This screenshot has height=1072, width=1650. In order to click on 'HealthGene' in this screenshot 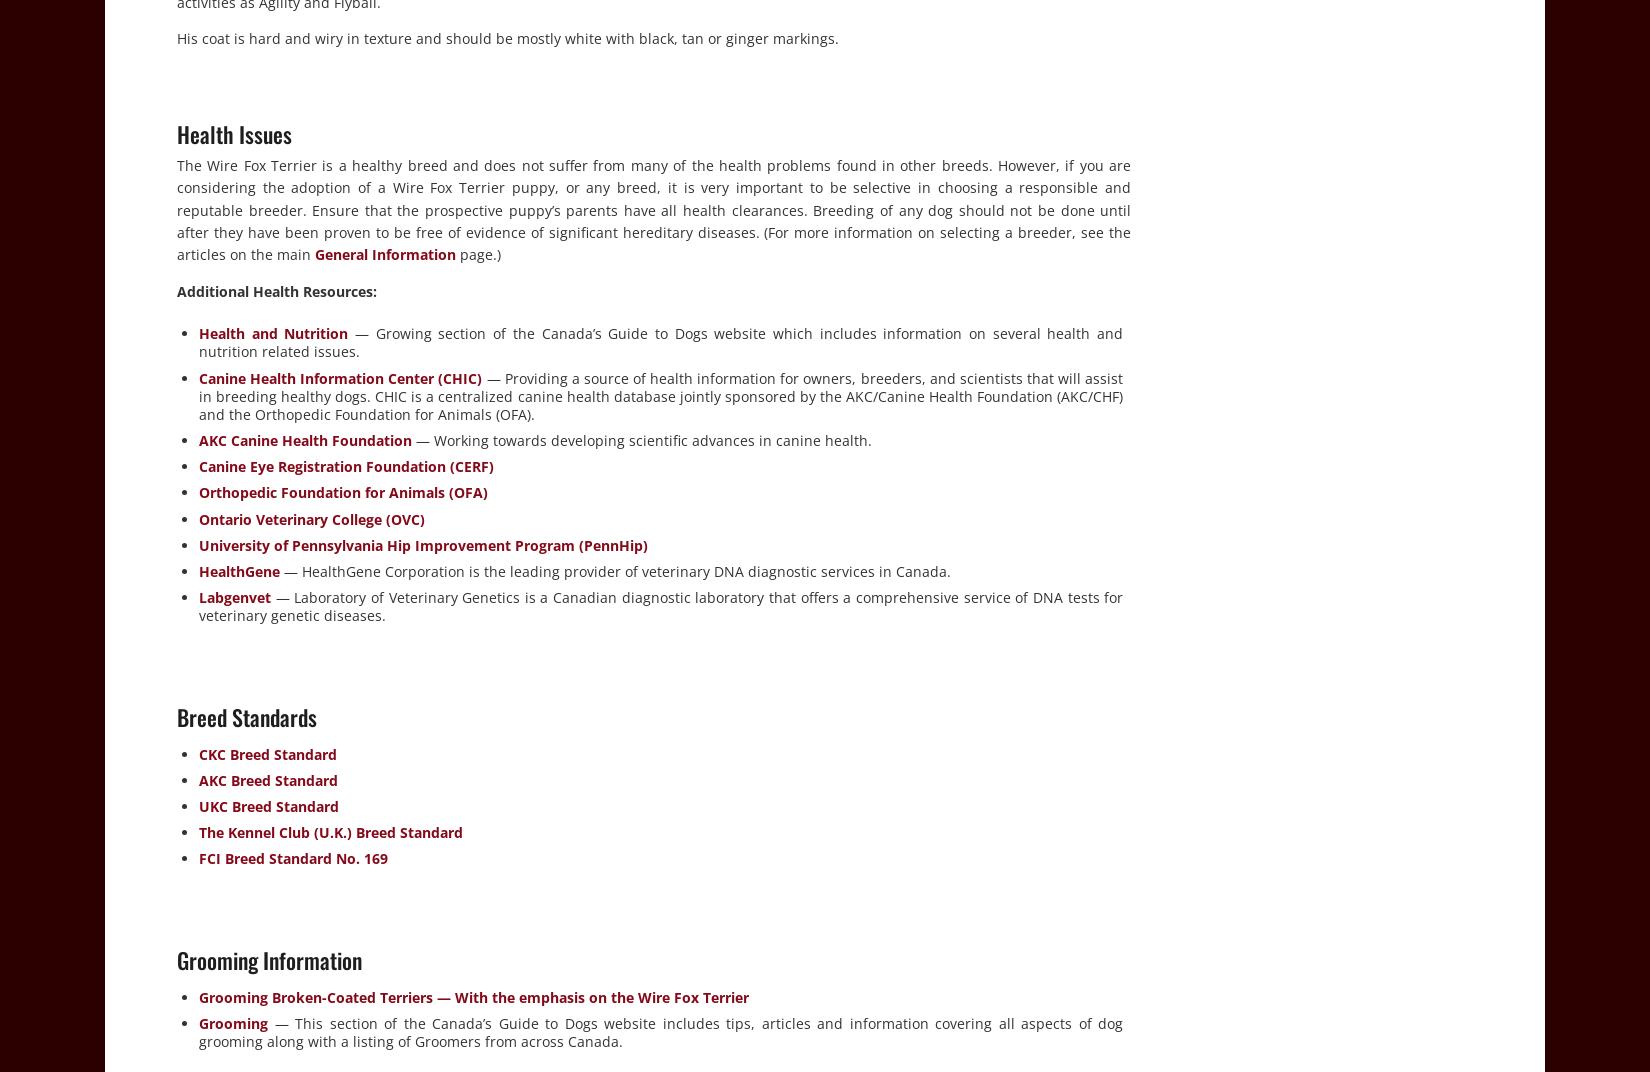, I will do `click(239, 570)`.